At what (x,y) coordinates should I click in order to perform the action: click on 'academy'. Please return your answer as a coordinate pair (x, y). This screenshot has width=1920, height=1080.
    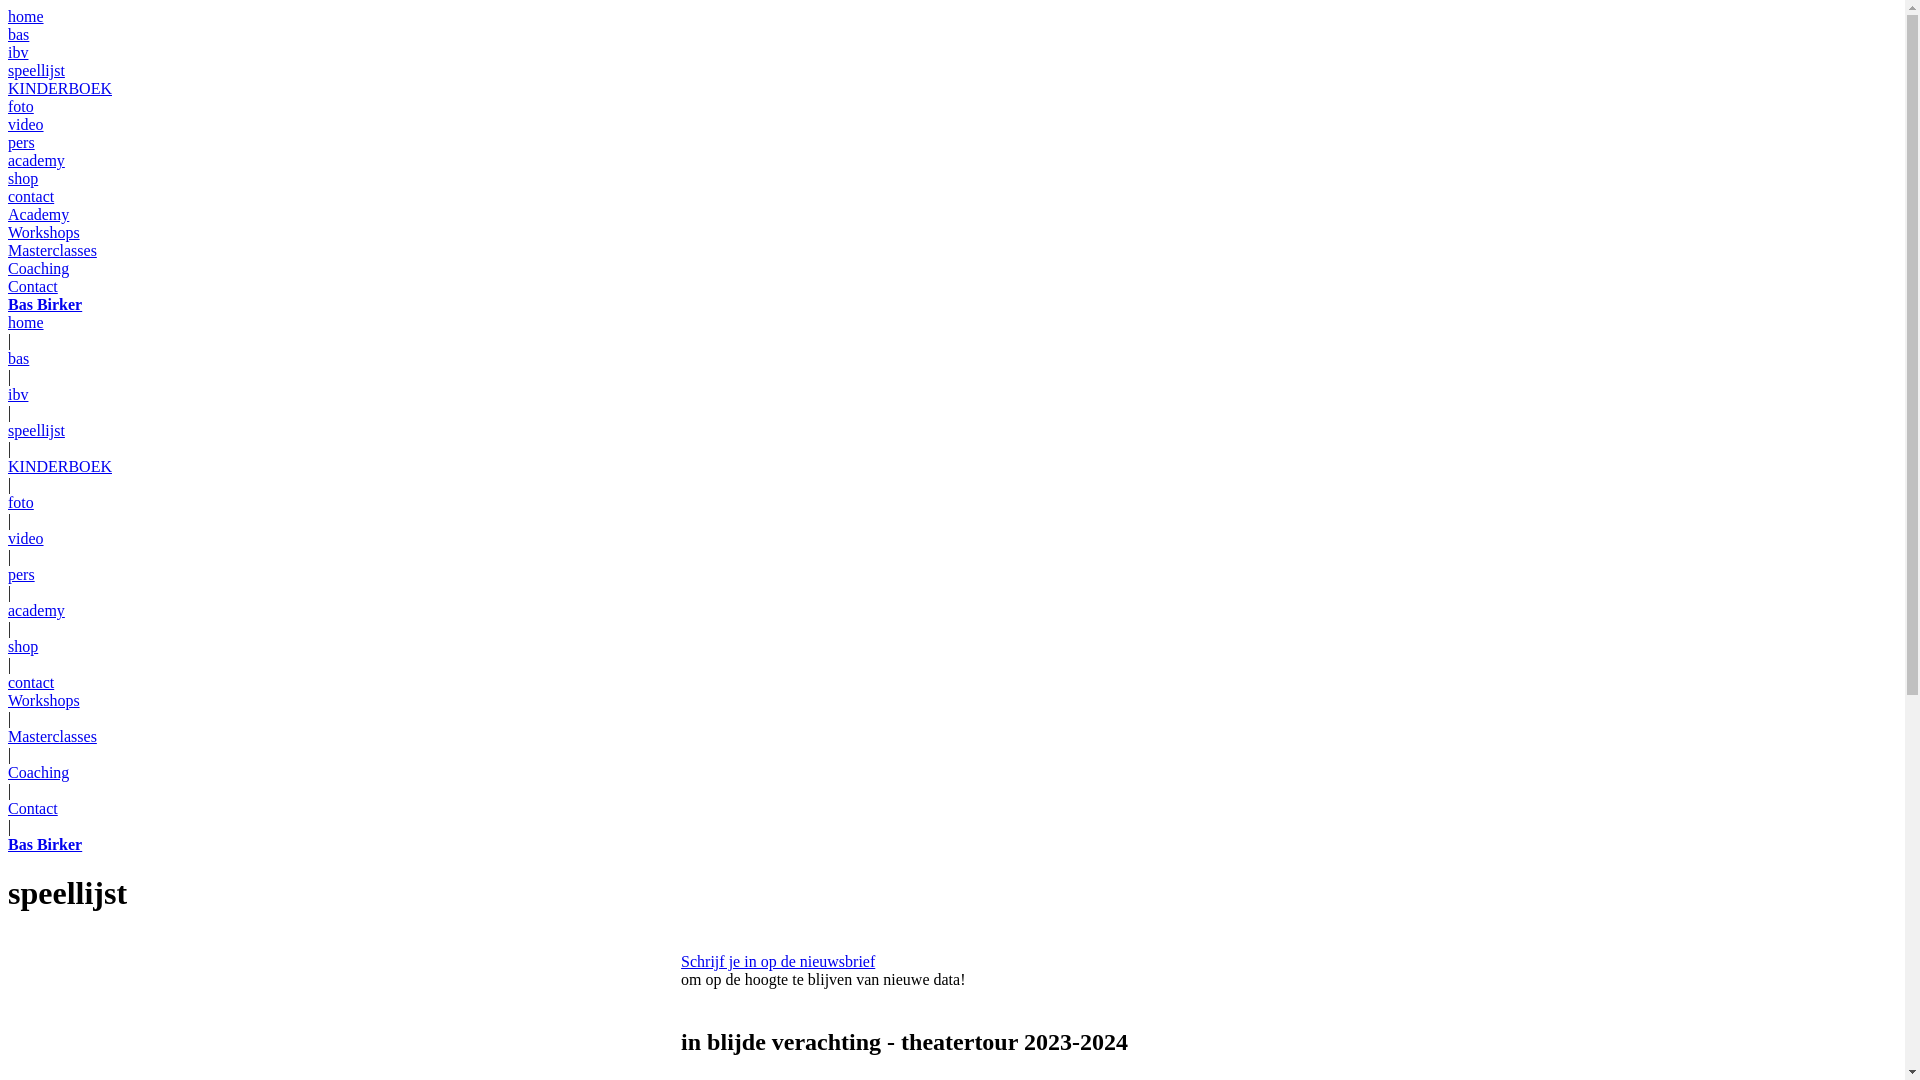
    Looking at the image, I should click on (36, 159).